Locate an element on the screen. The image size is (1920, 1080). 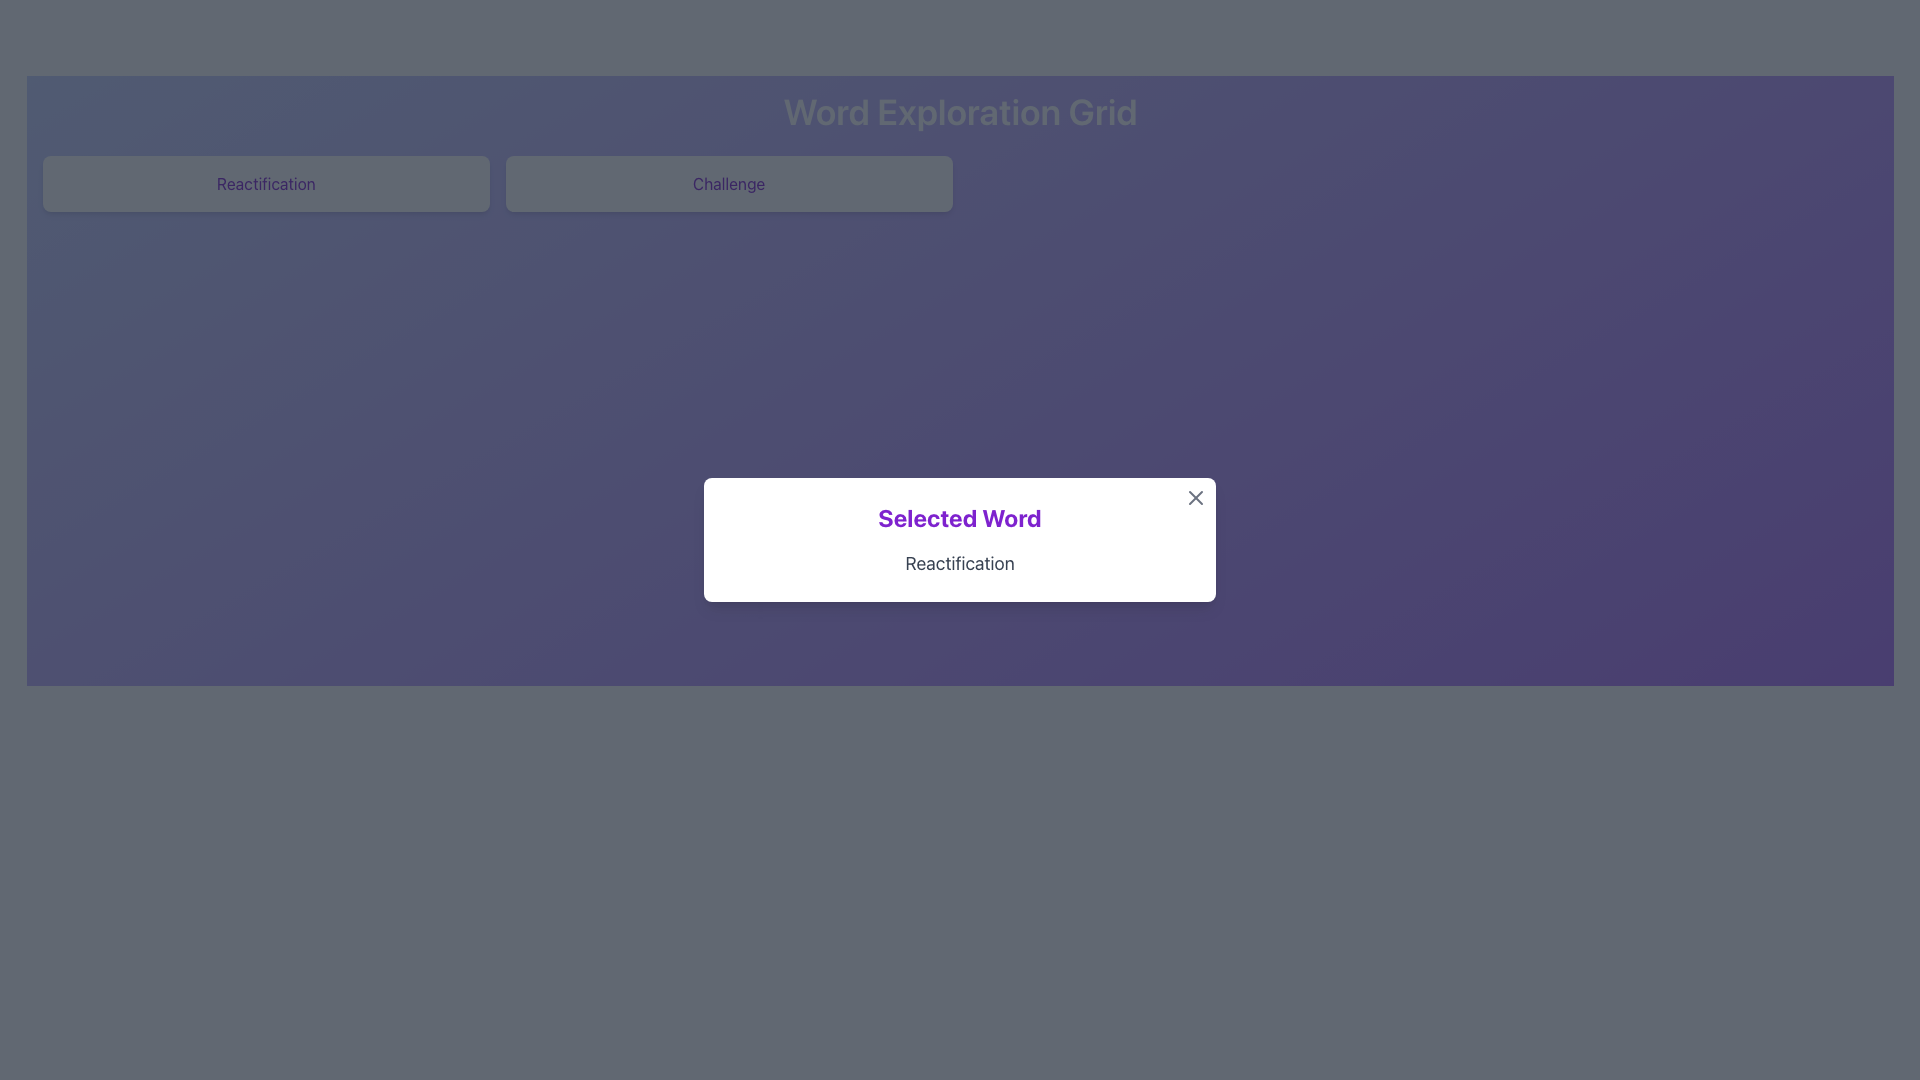
the small, circular button with an 'X' icon in the top-right corner to change its color from gray to red is located at coordinates (1195, 496).